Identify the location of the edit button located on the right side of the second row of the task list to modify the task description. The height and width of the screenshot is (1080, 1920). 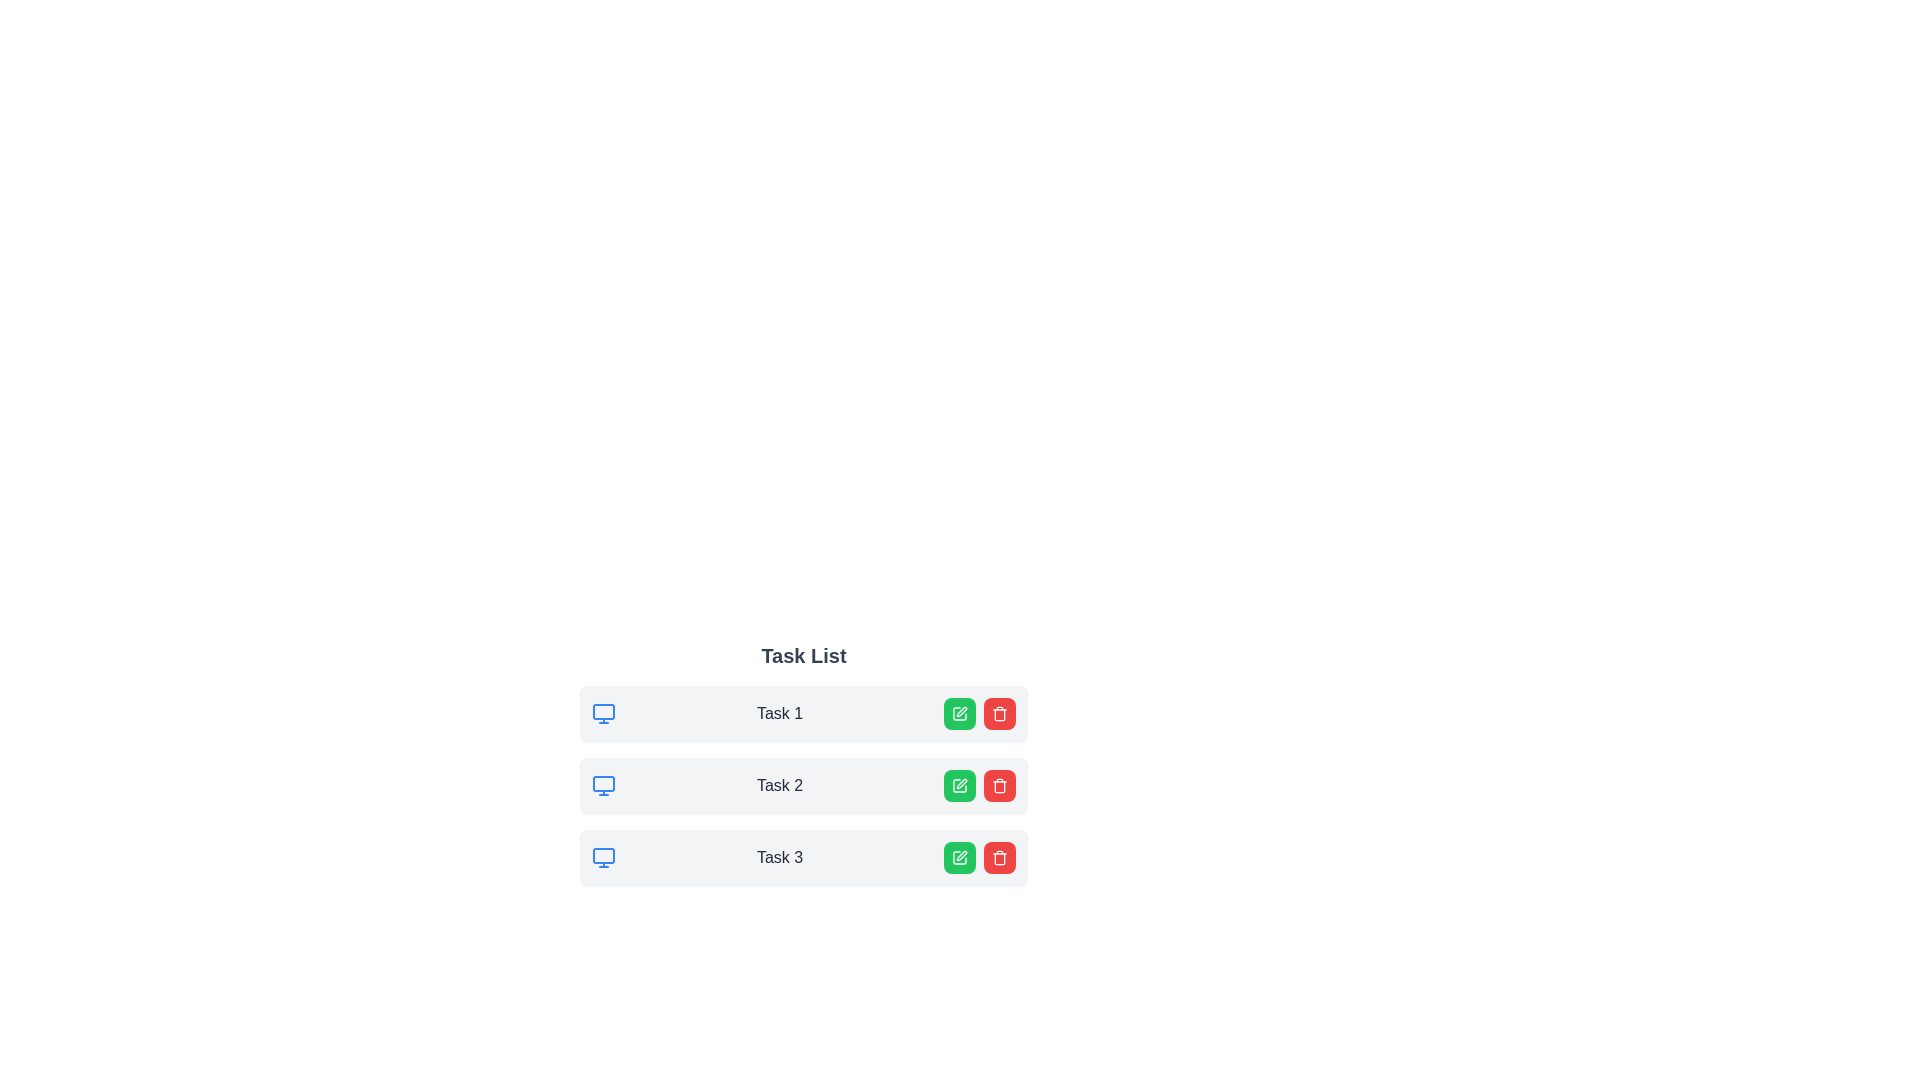
(960, 785).